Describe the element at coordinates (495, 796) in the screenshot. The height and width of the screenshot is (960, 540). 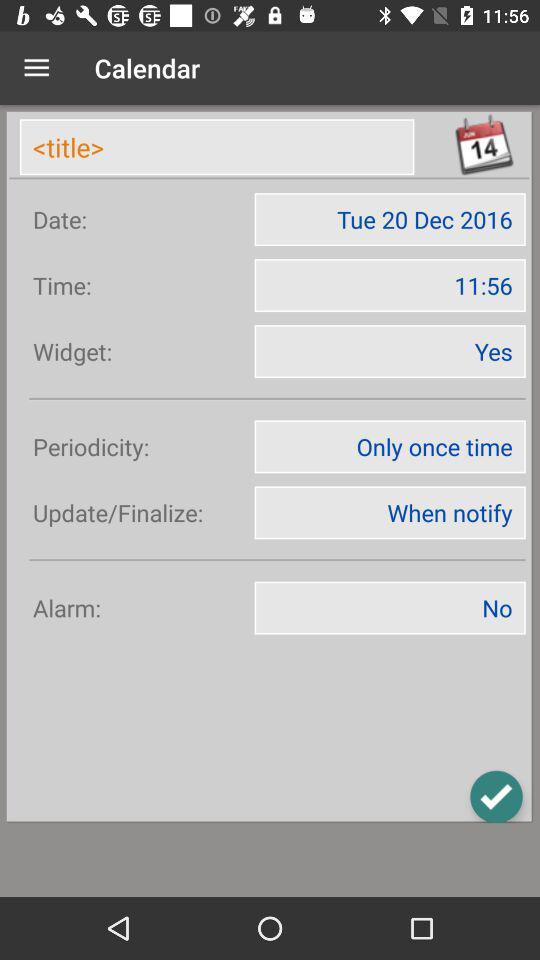
I see `the check icon` at that location.